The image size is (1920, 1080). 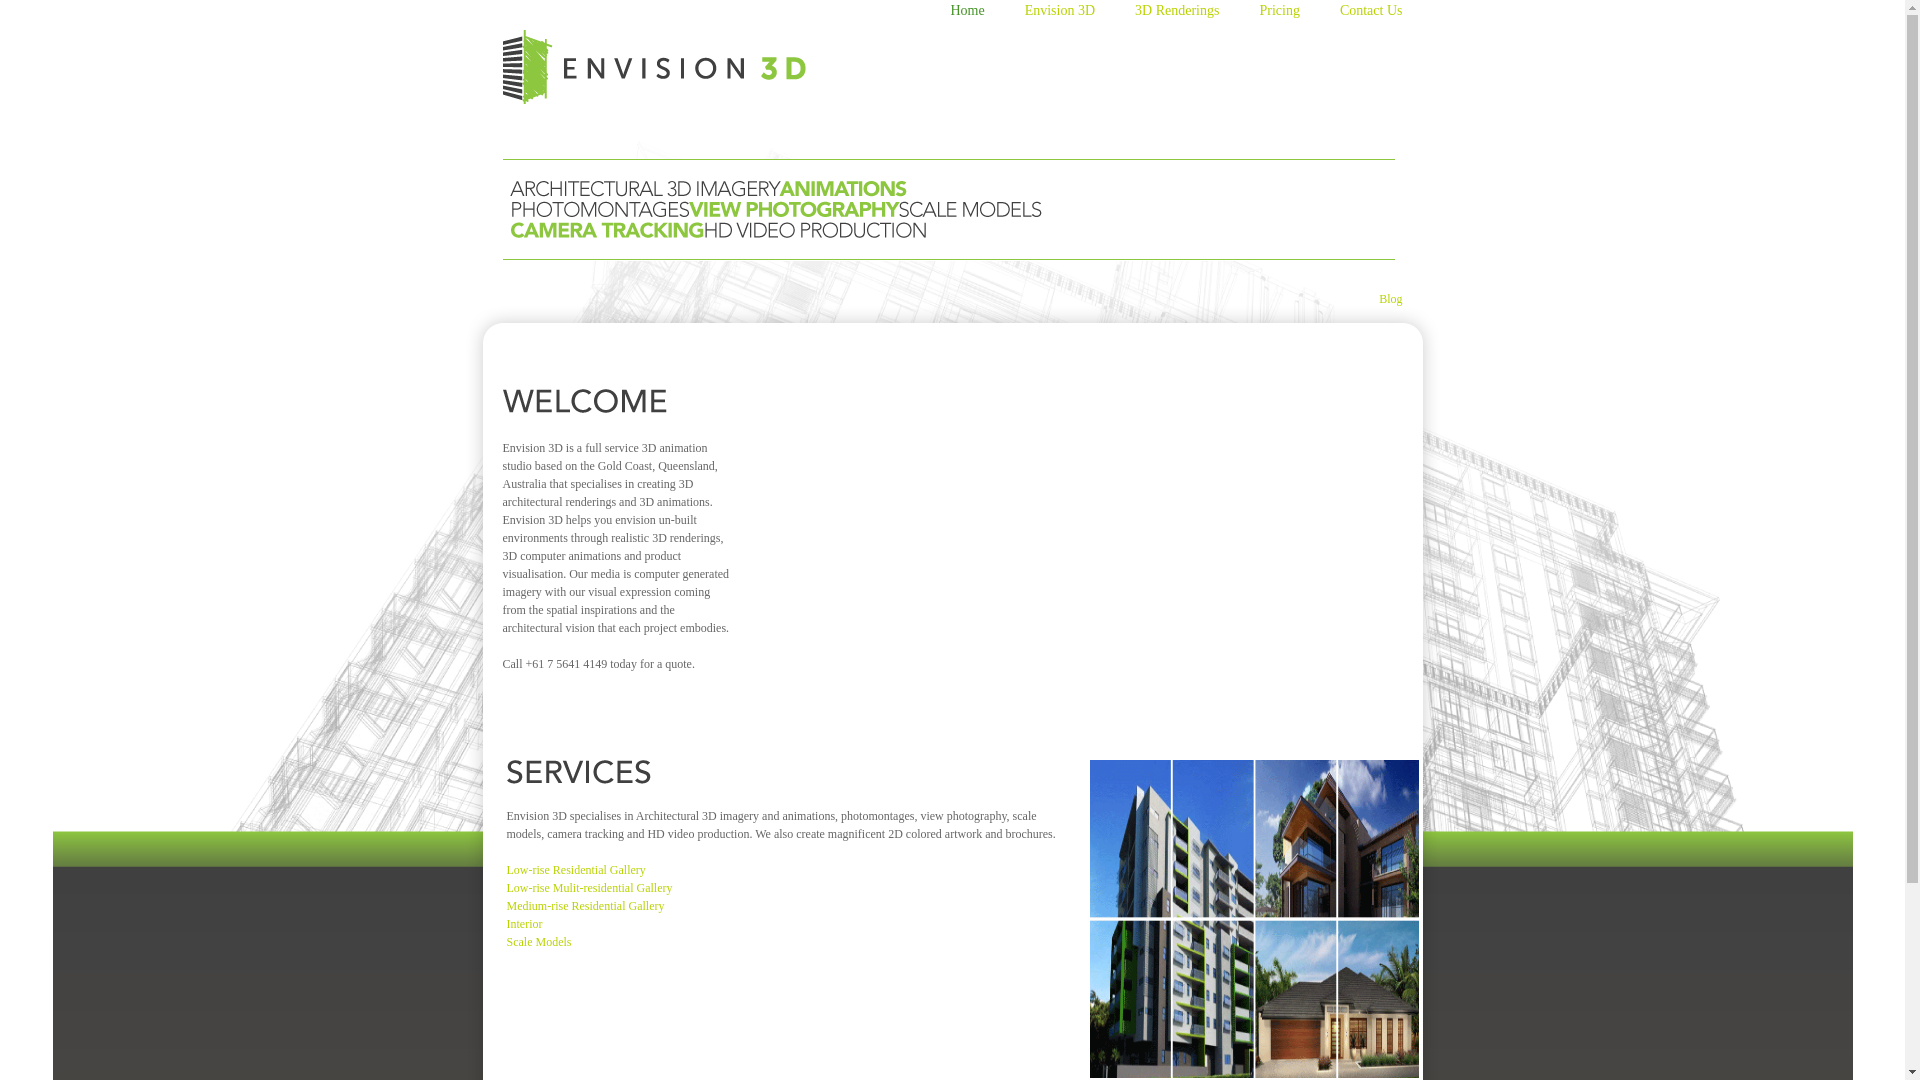 What do you see at coordinates (588, 886) in the screenshot?
I see `'Low-rise Mulit-residential Gallery'` at bounding box center [588, 886].